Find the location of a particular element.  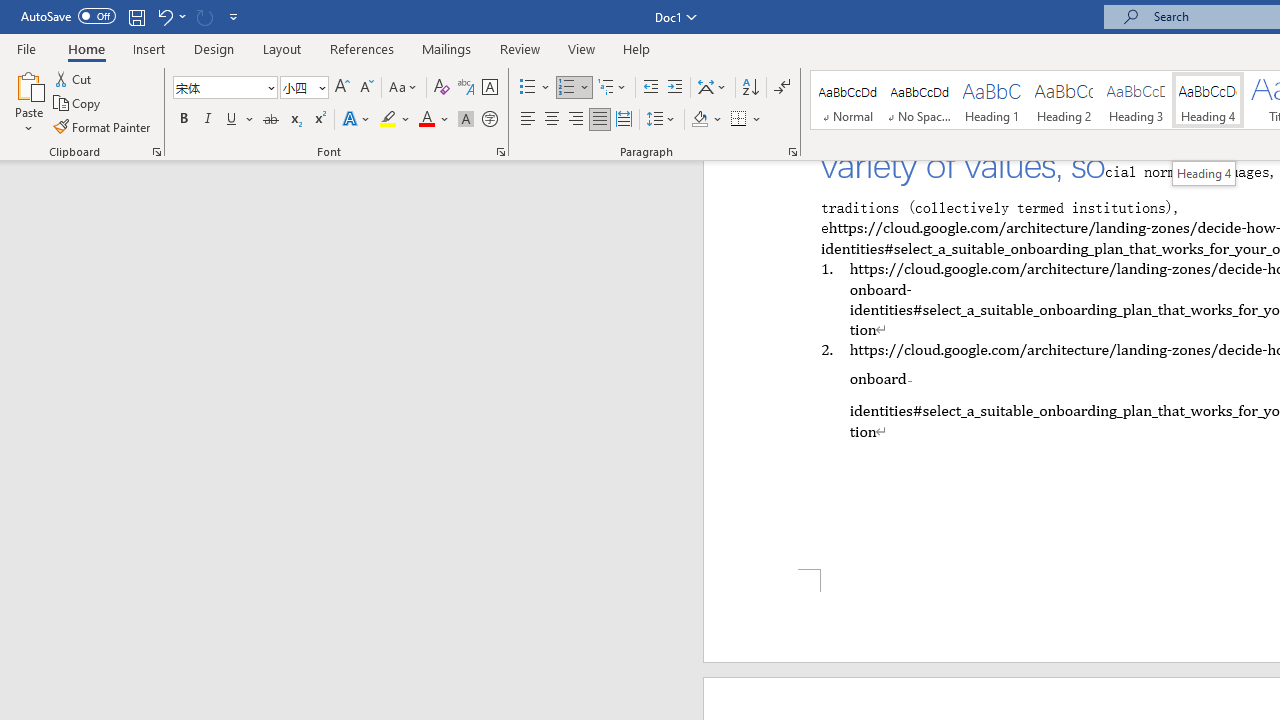

'Insert' is located at coordinates (148, 48).